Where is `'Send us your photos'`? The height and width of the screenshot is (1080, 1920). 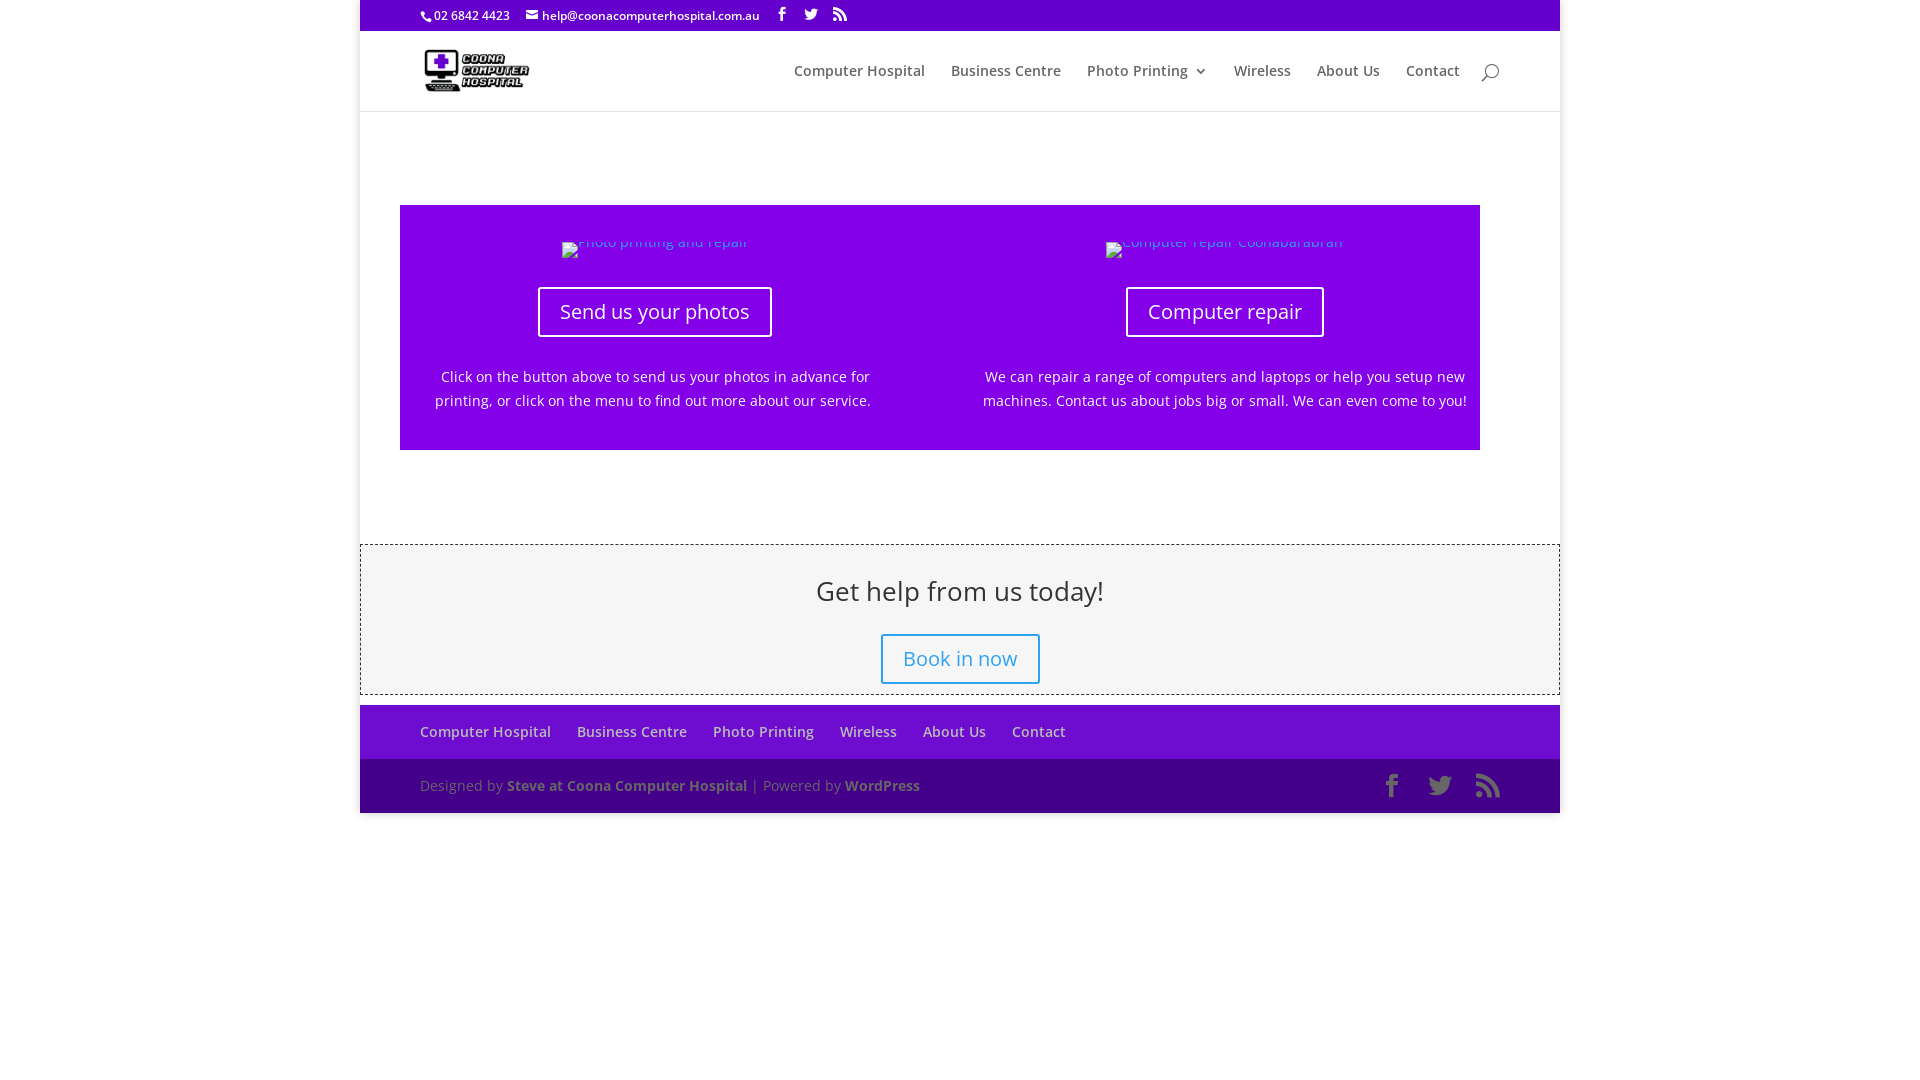 'Send us your photos' is located at coordinates (537, 312).